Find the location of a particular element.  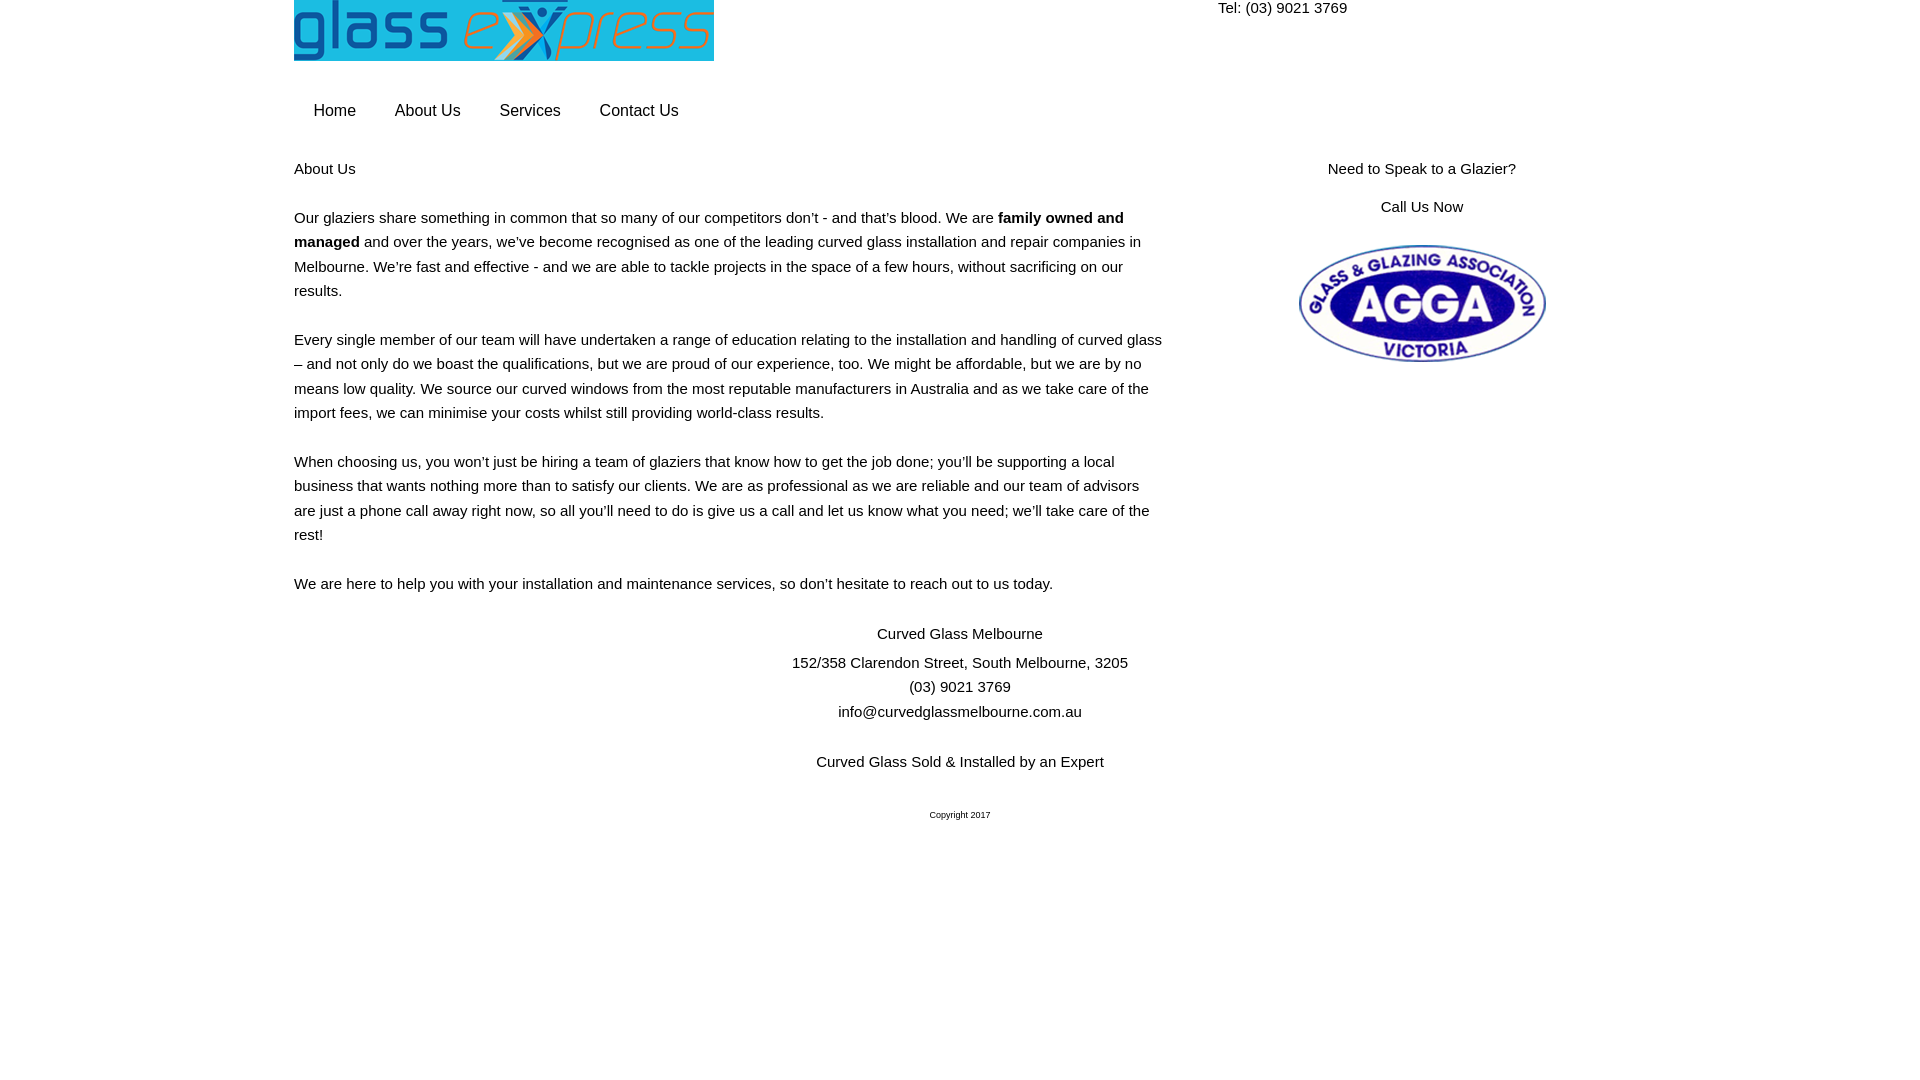

'About Us' is located at coordinates (426, 111).